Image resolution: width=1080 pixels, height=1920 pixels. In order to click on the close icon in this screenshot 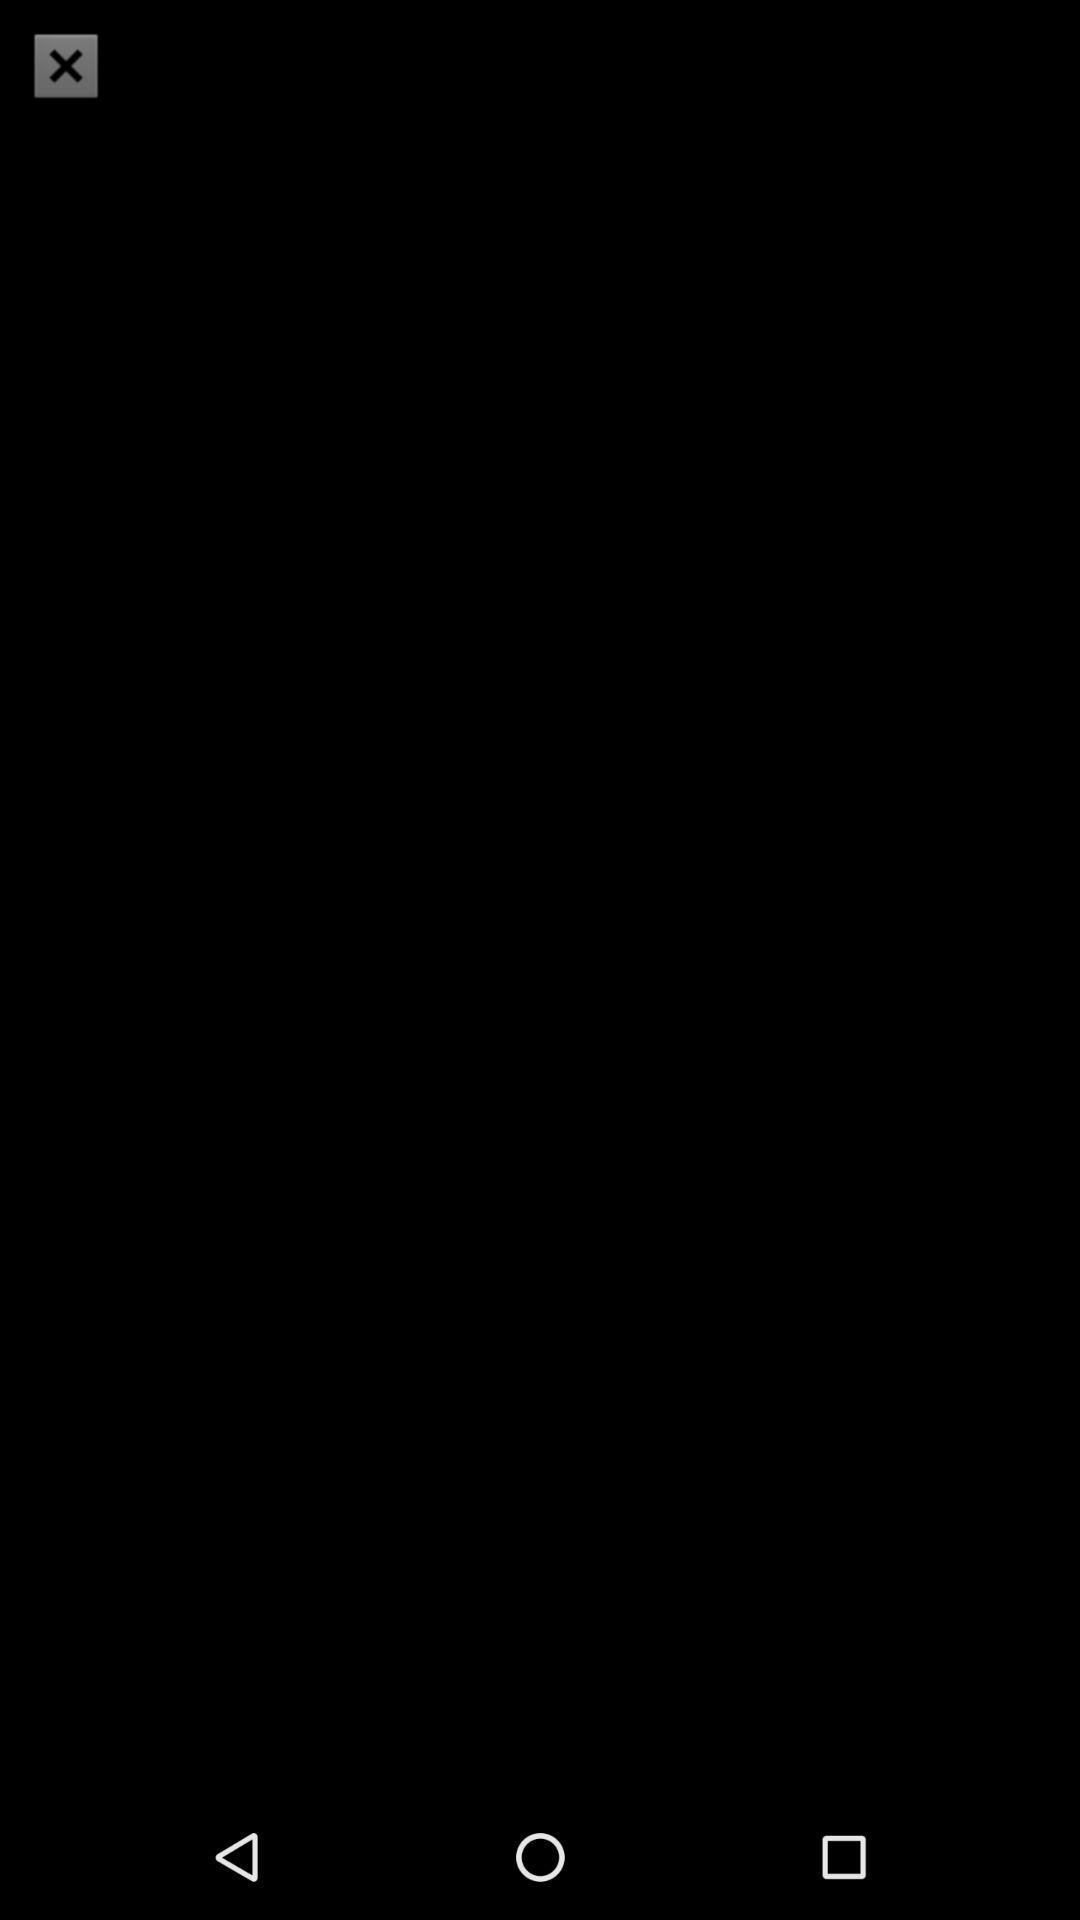, I will do `click(64, 70)`.